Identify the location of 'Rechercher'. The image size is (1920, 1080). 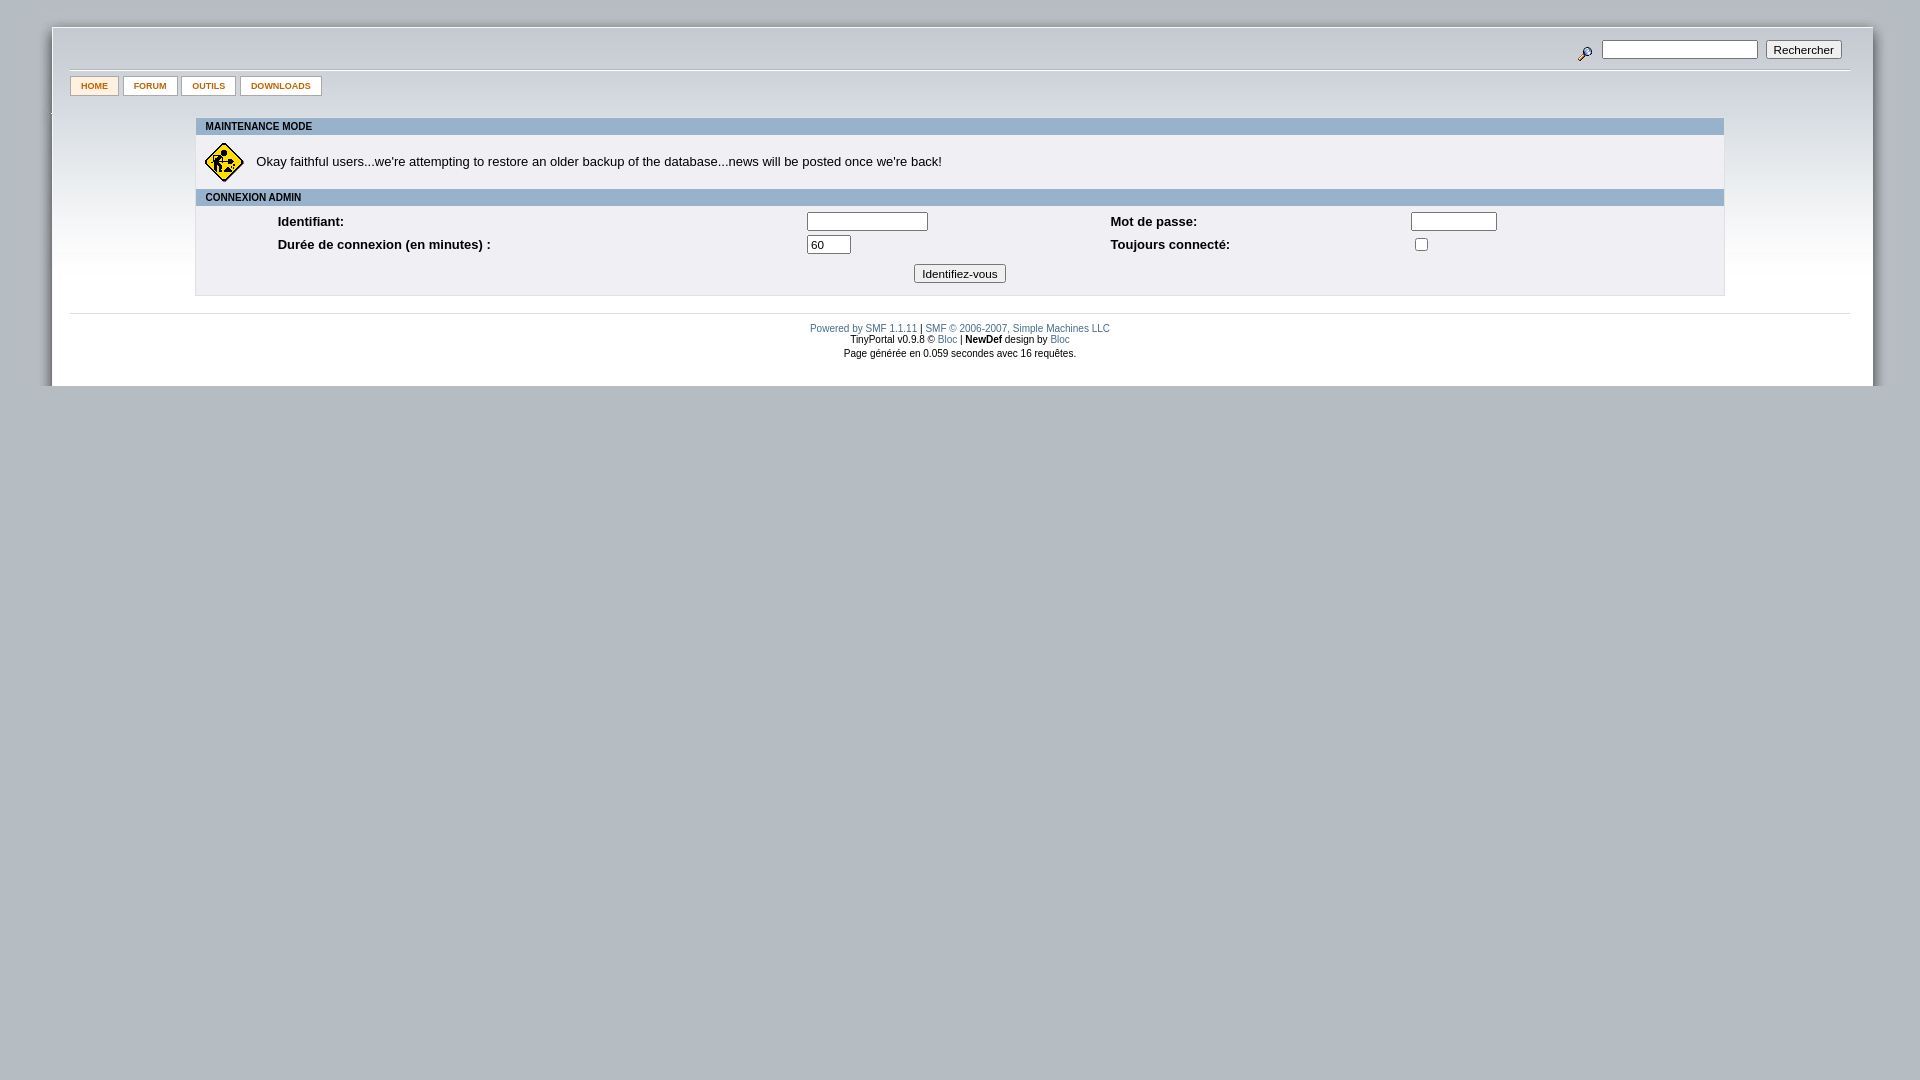
(1766, 48).